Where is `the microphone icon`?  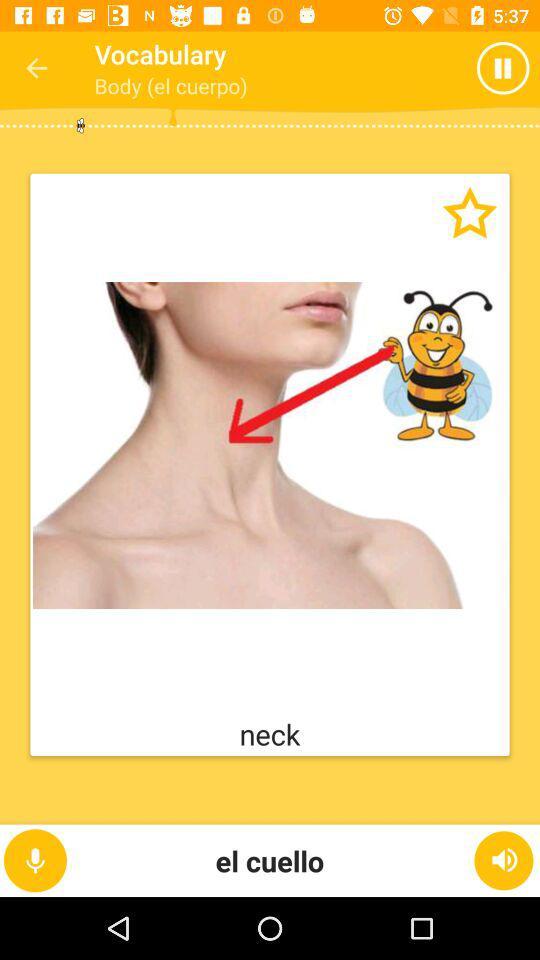 the microphone icon is located at coordinates (35, 859).